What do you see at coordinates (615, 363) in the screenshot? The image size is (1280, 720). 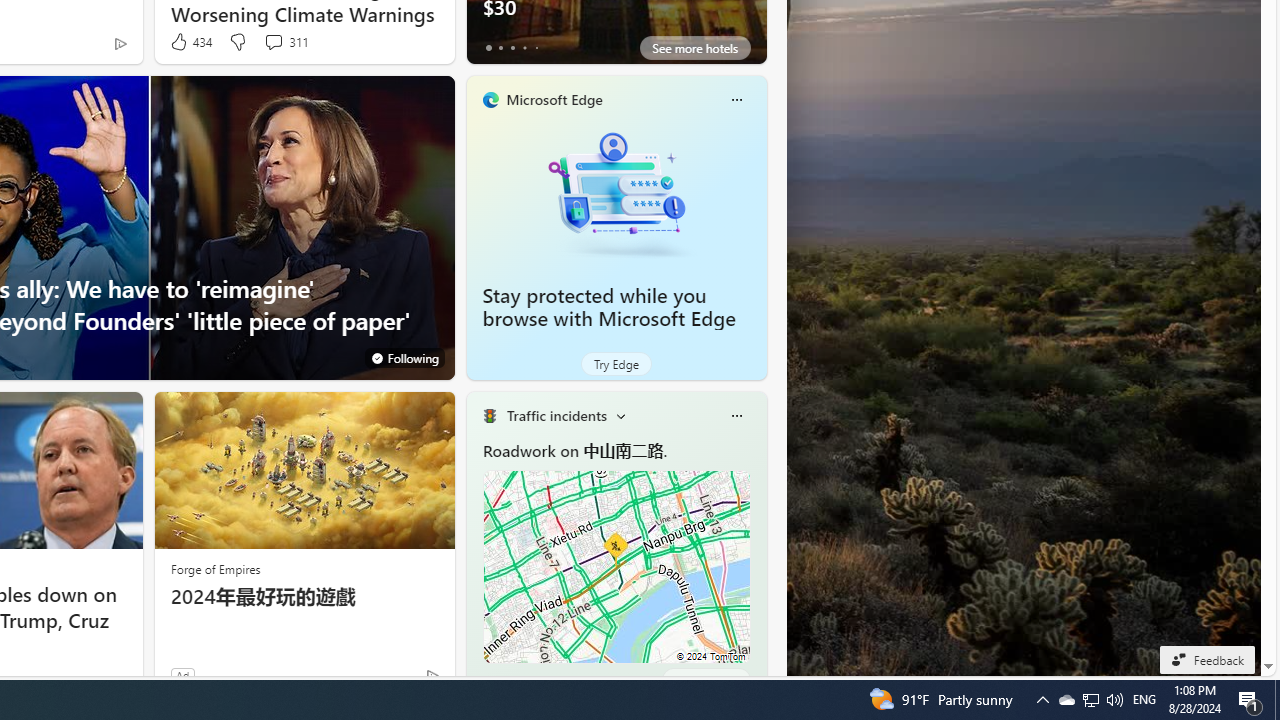 I see `'Try Edge'` at bounding box center [615, 363].